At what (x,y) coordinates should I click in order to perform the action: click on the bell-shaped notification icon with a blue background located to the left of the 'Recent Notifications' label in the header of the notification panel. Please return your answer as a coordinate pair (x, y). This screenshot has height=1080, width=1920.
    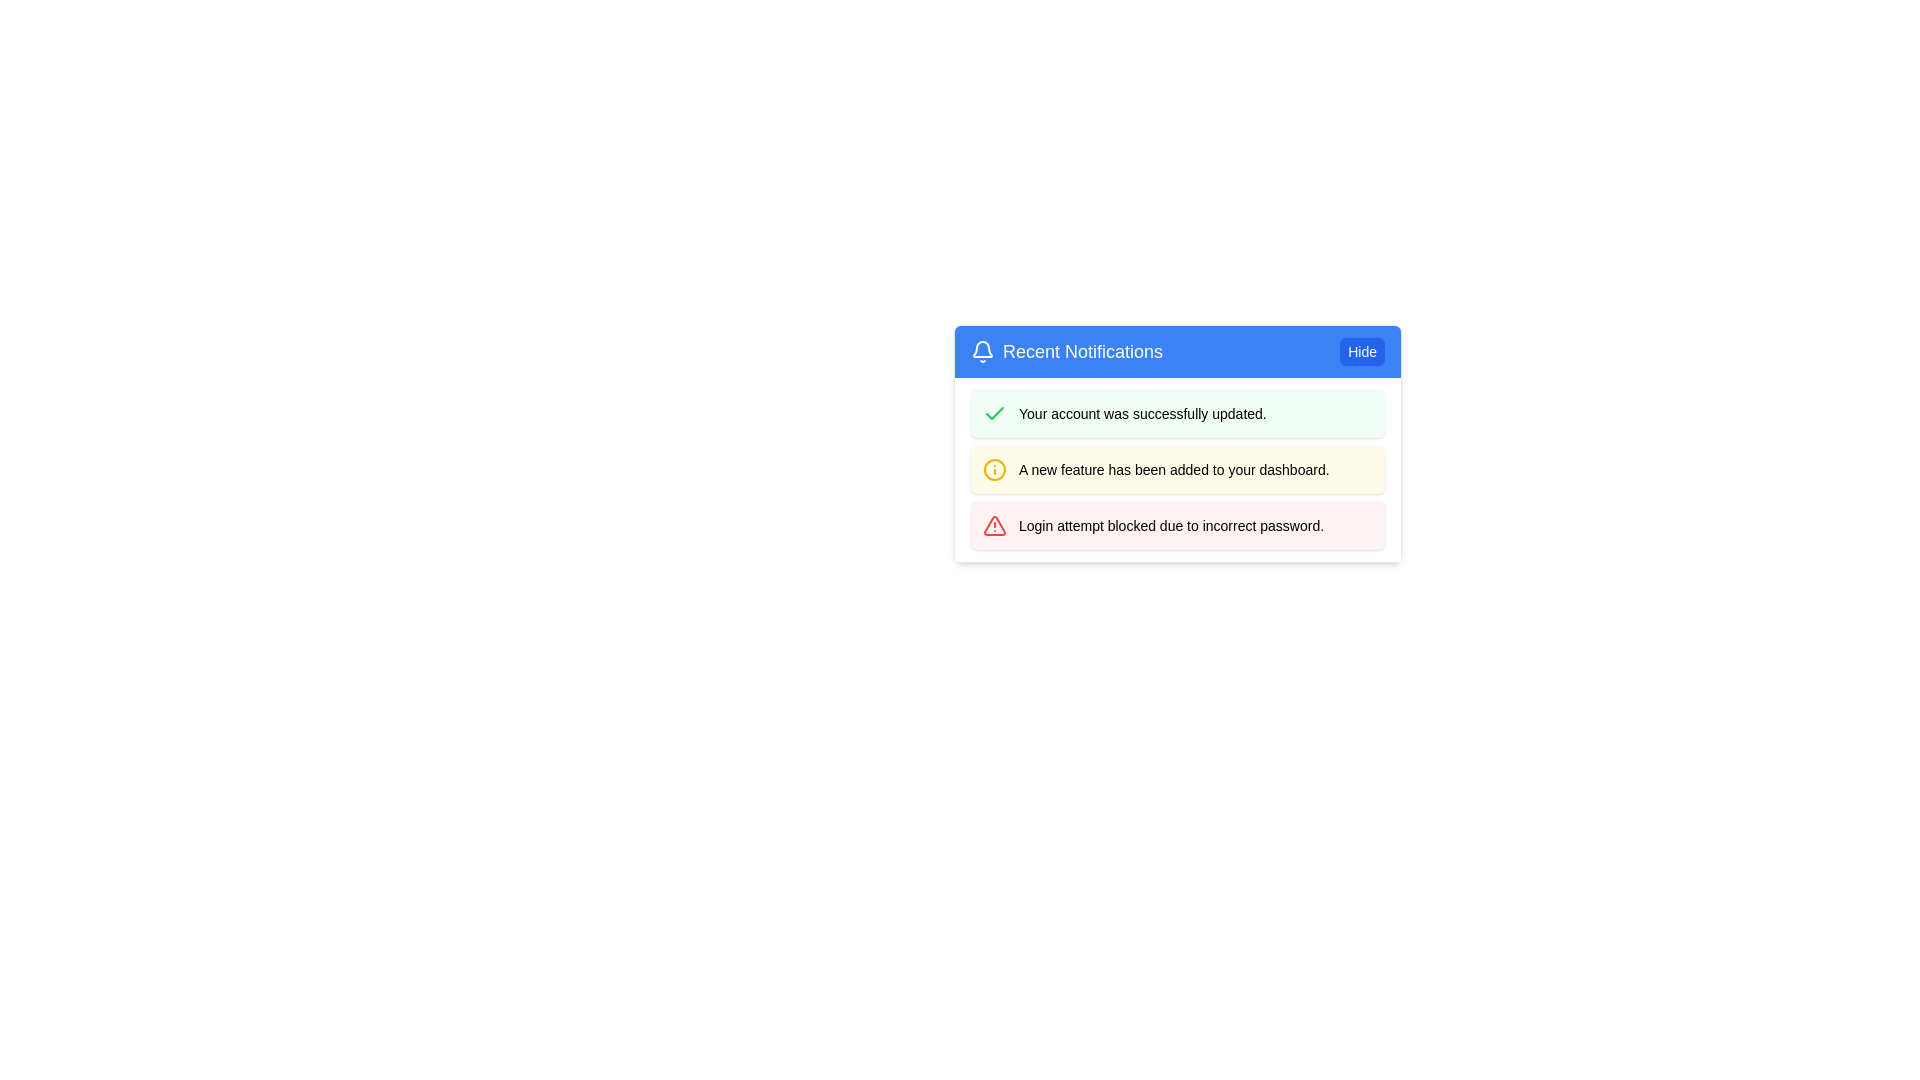
    Looking at the image, I should click on (983, 348).